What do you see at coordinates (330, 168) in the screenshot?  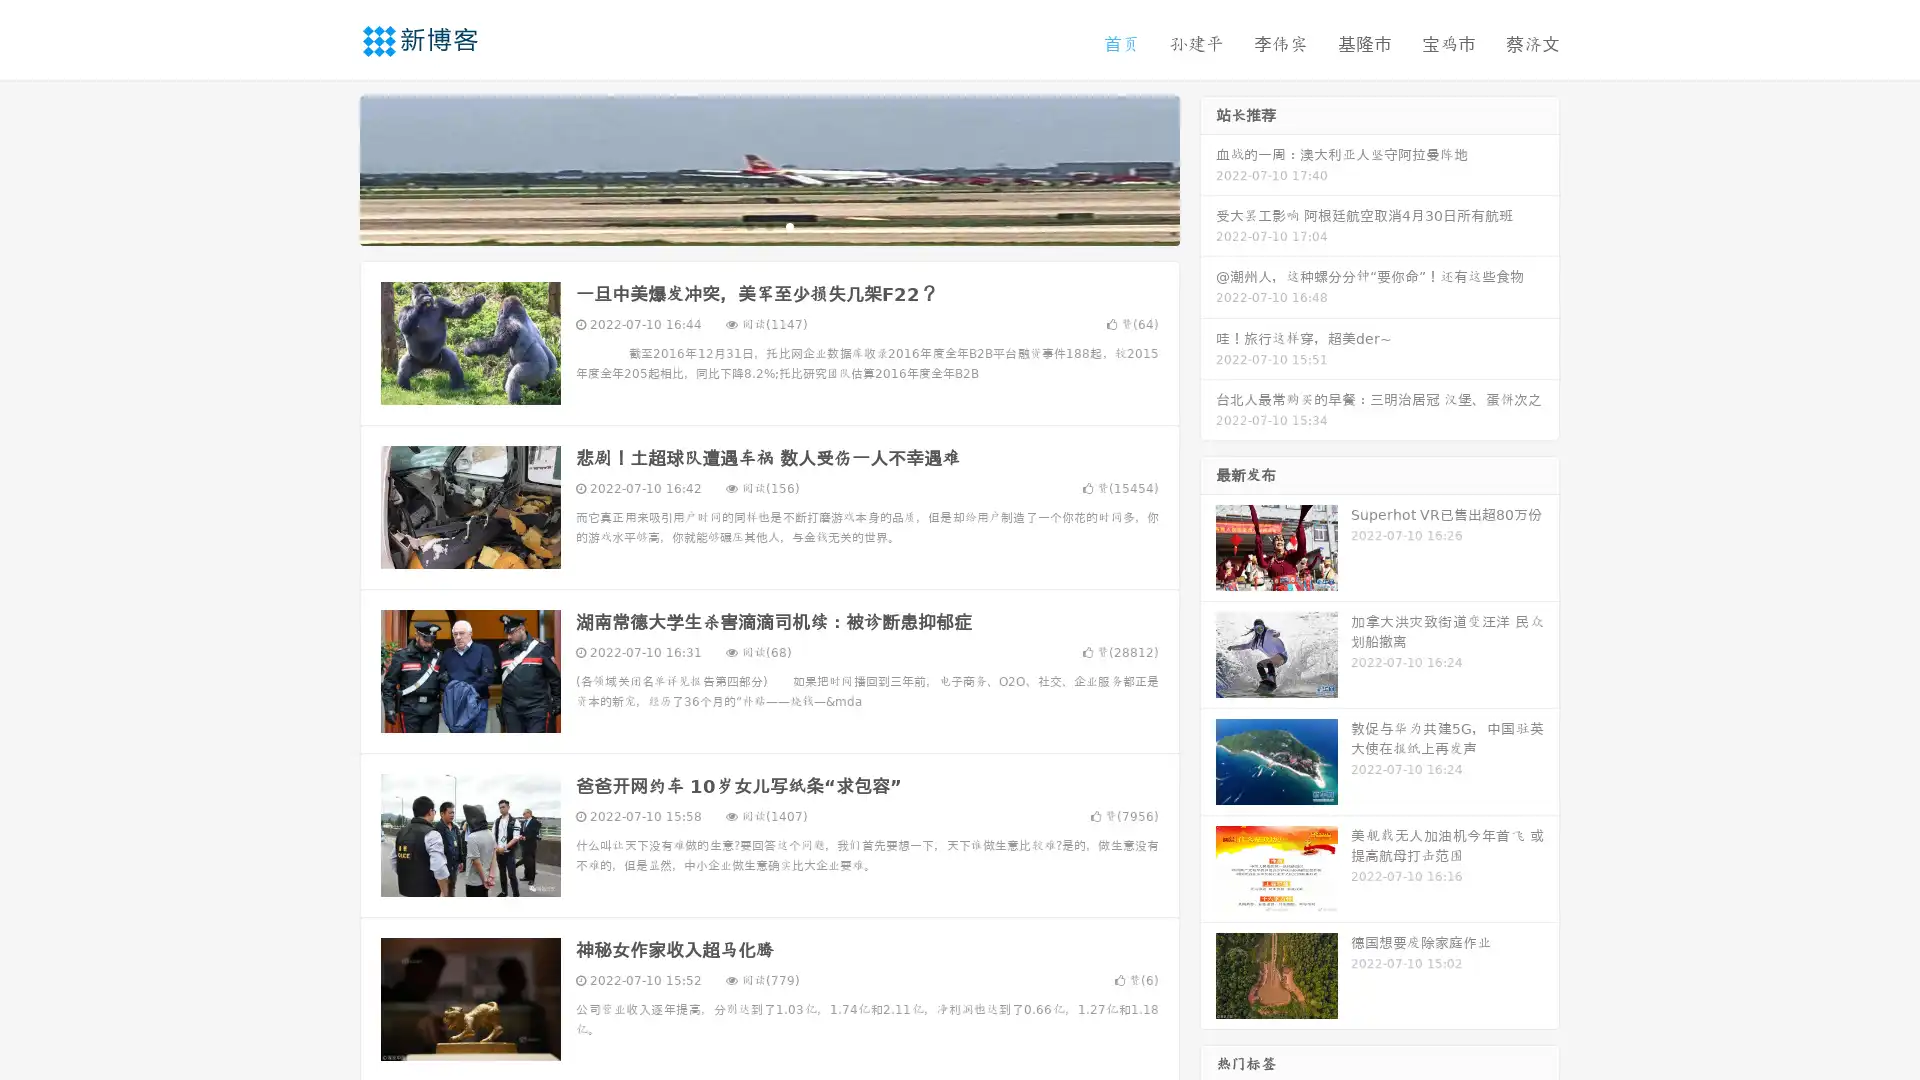 I see `Previous slide` at bounding box center [330, 168].